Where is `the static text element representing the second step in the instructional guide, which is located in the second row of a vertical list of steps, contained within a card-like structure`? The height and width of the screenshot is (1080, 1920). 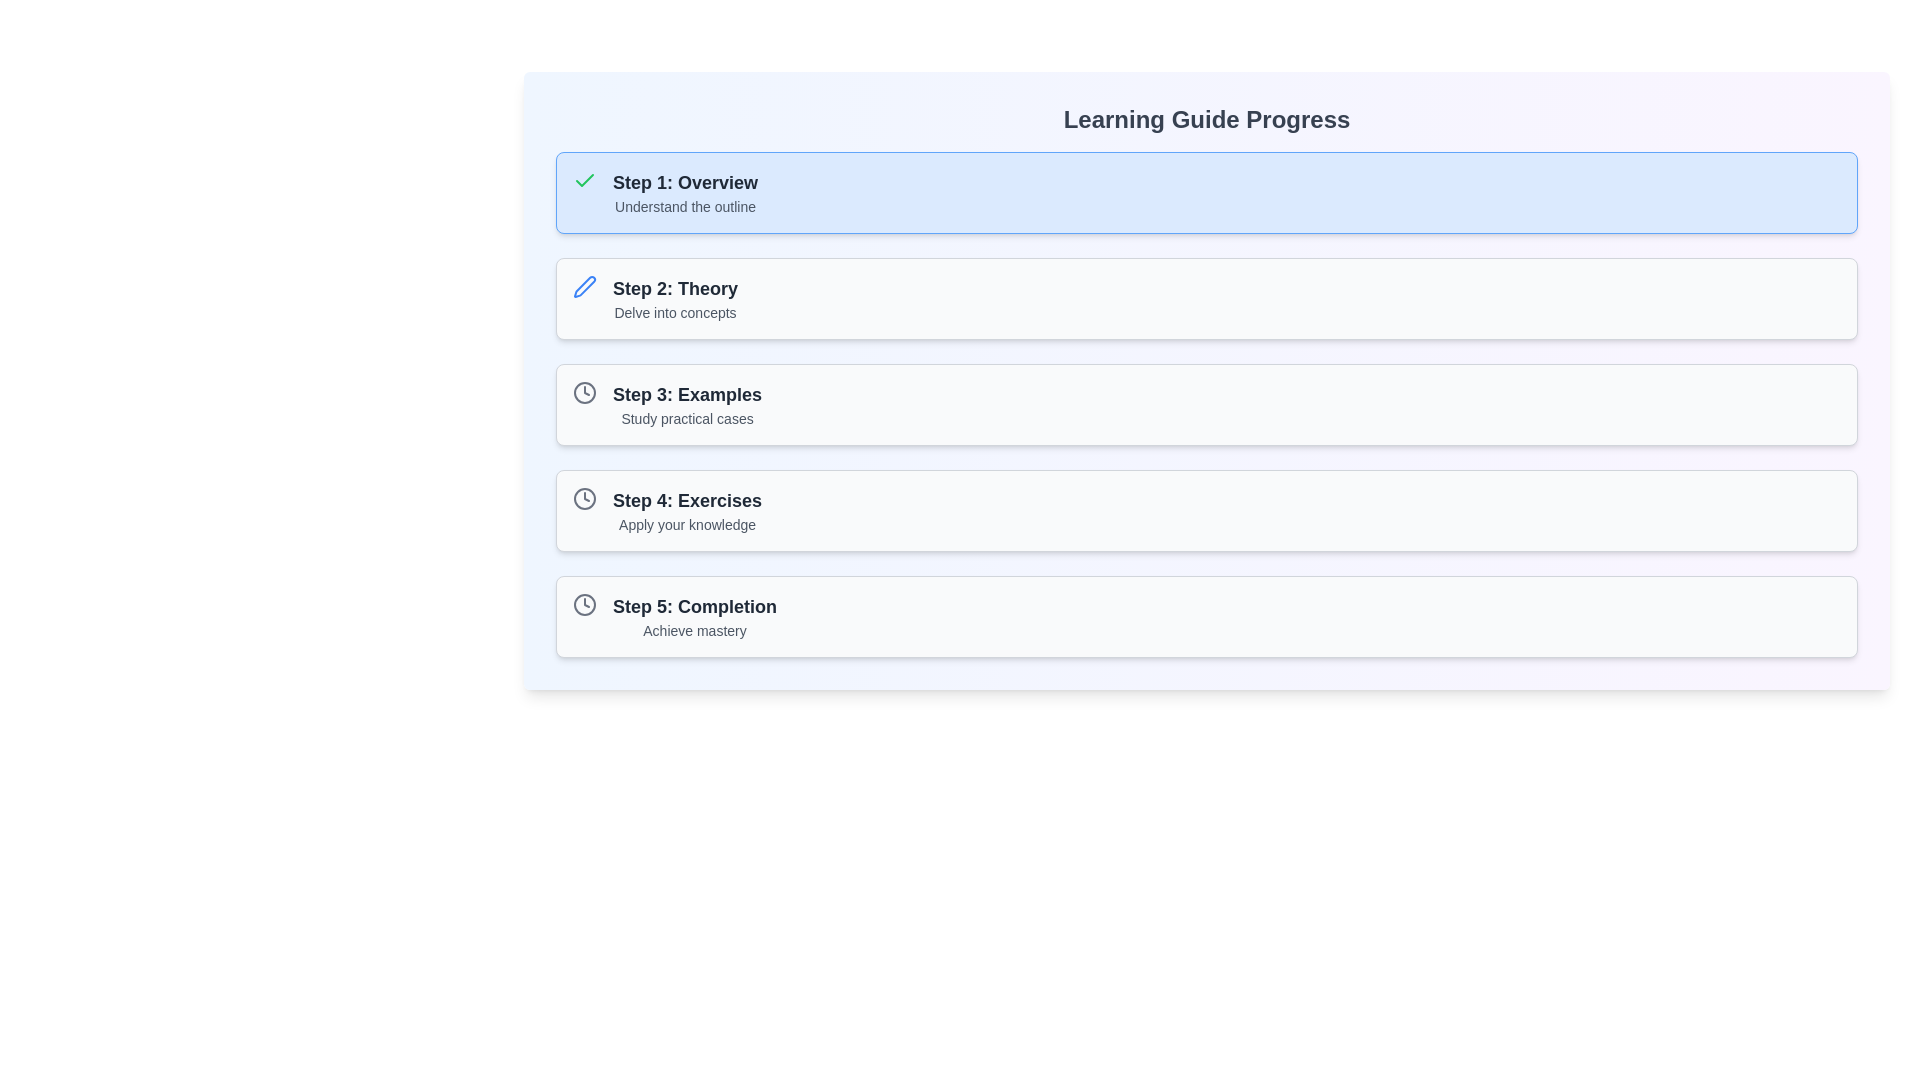
the static text element representing the second step in the instructional guide, which is located in the second row of a vertical list of steps, contained within a card-like structure is located at coordinates (675, 299).